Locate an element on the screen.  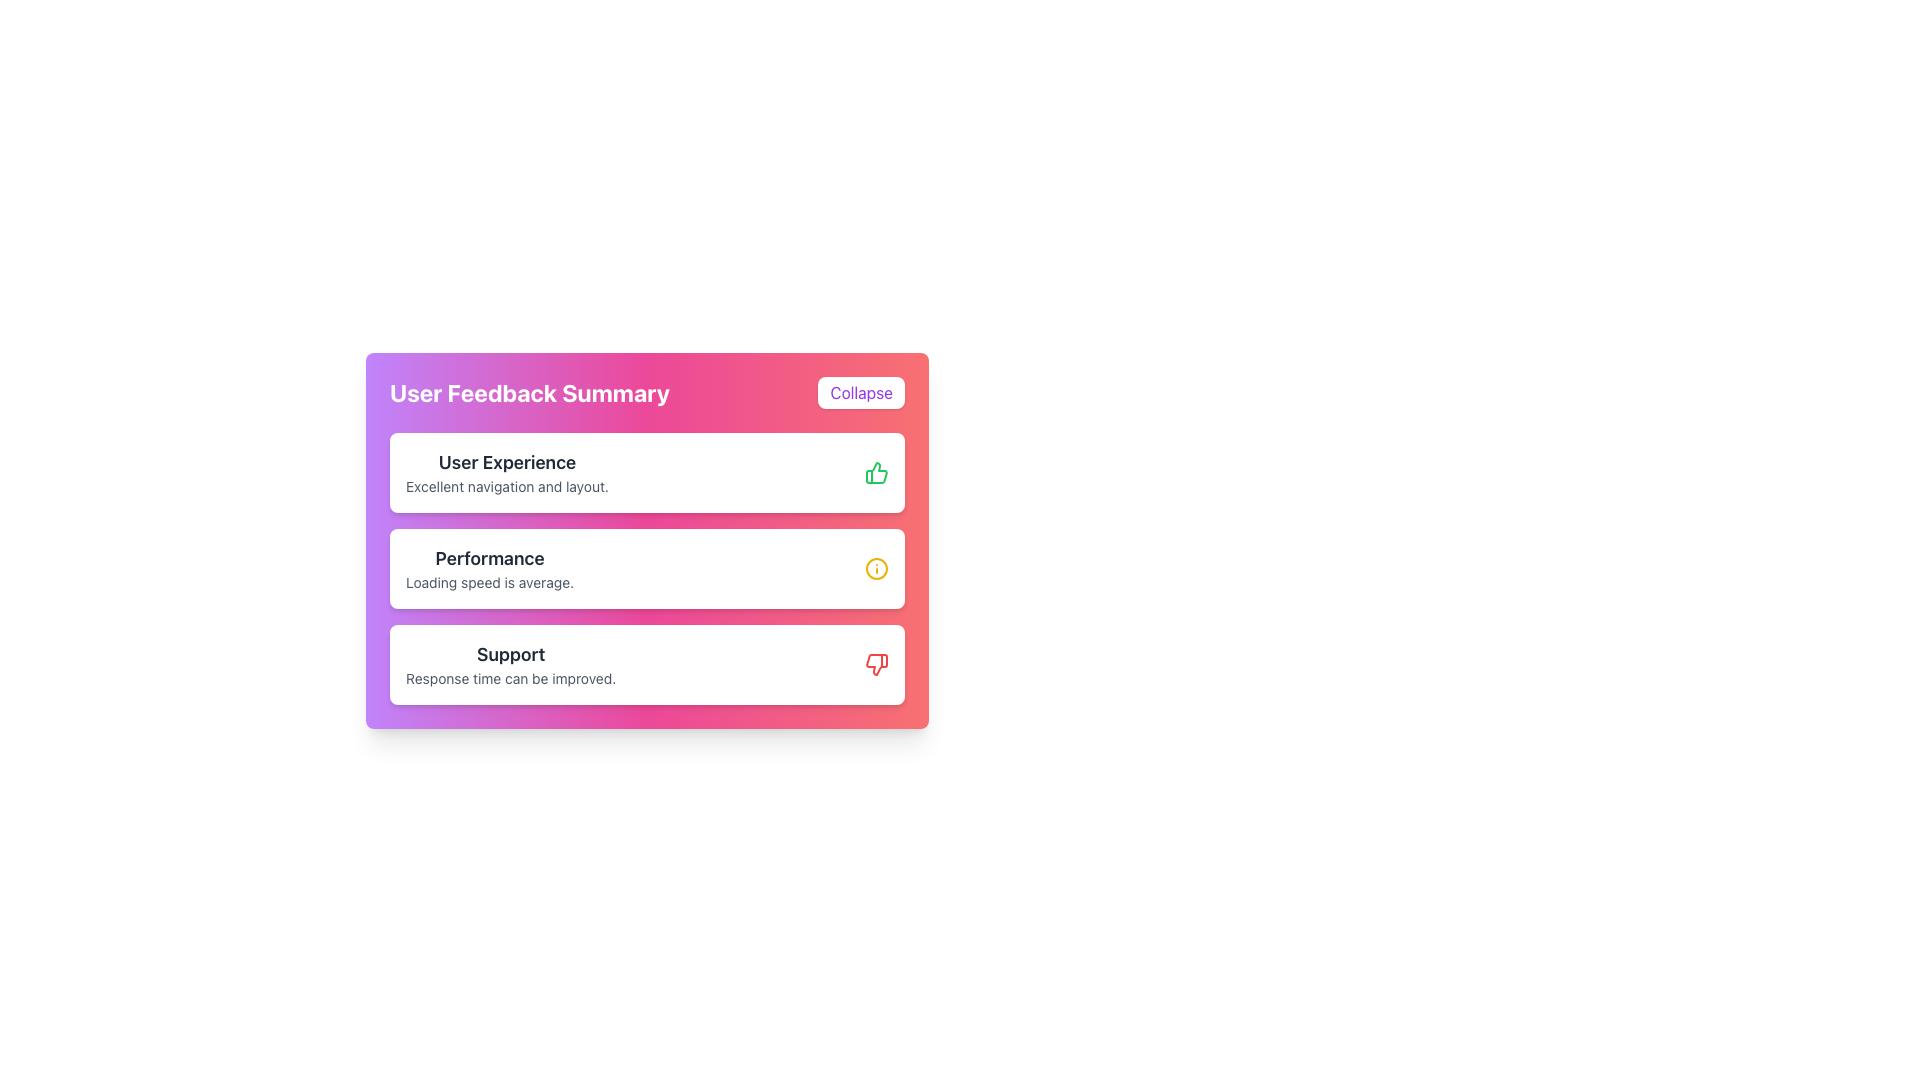
the button located at the top-right corner of the 'User Feedback Summary' section to interact with its hover effect is located at coordinates (861, 393).